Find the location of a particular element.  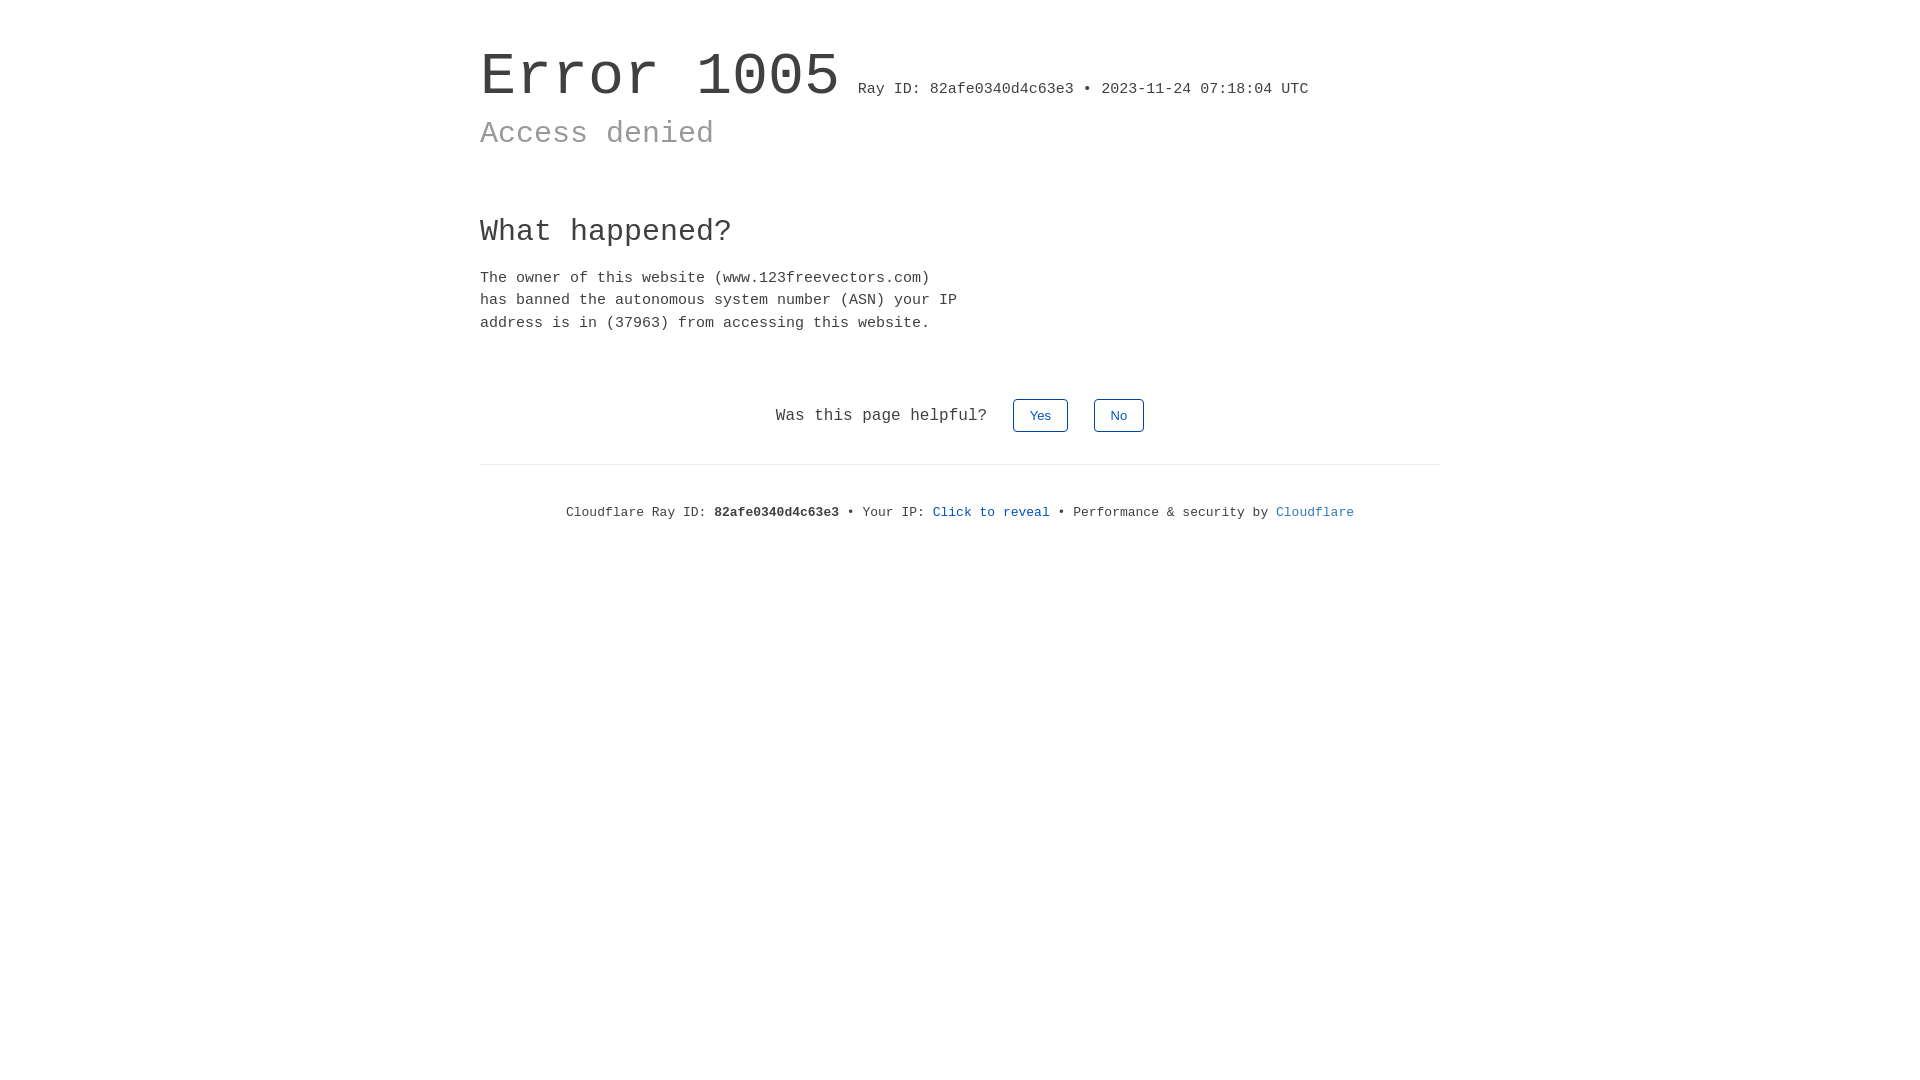

'Cloudflare' is located at coordinates (1315, 511).